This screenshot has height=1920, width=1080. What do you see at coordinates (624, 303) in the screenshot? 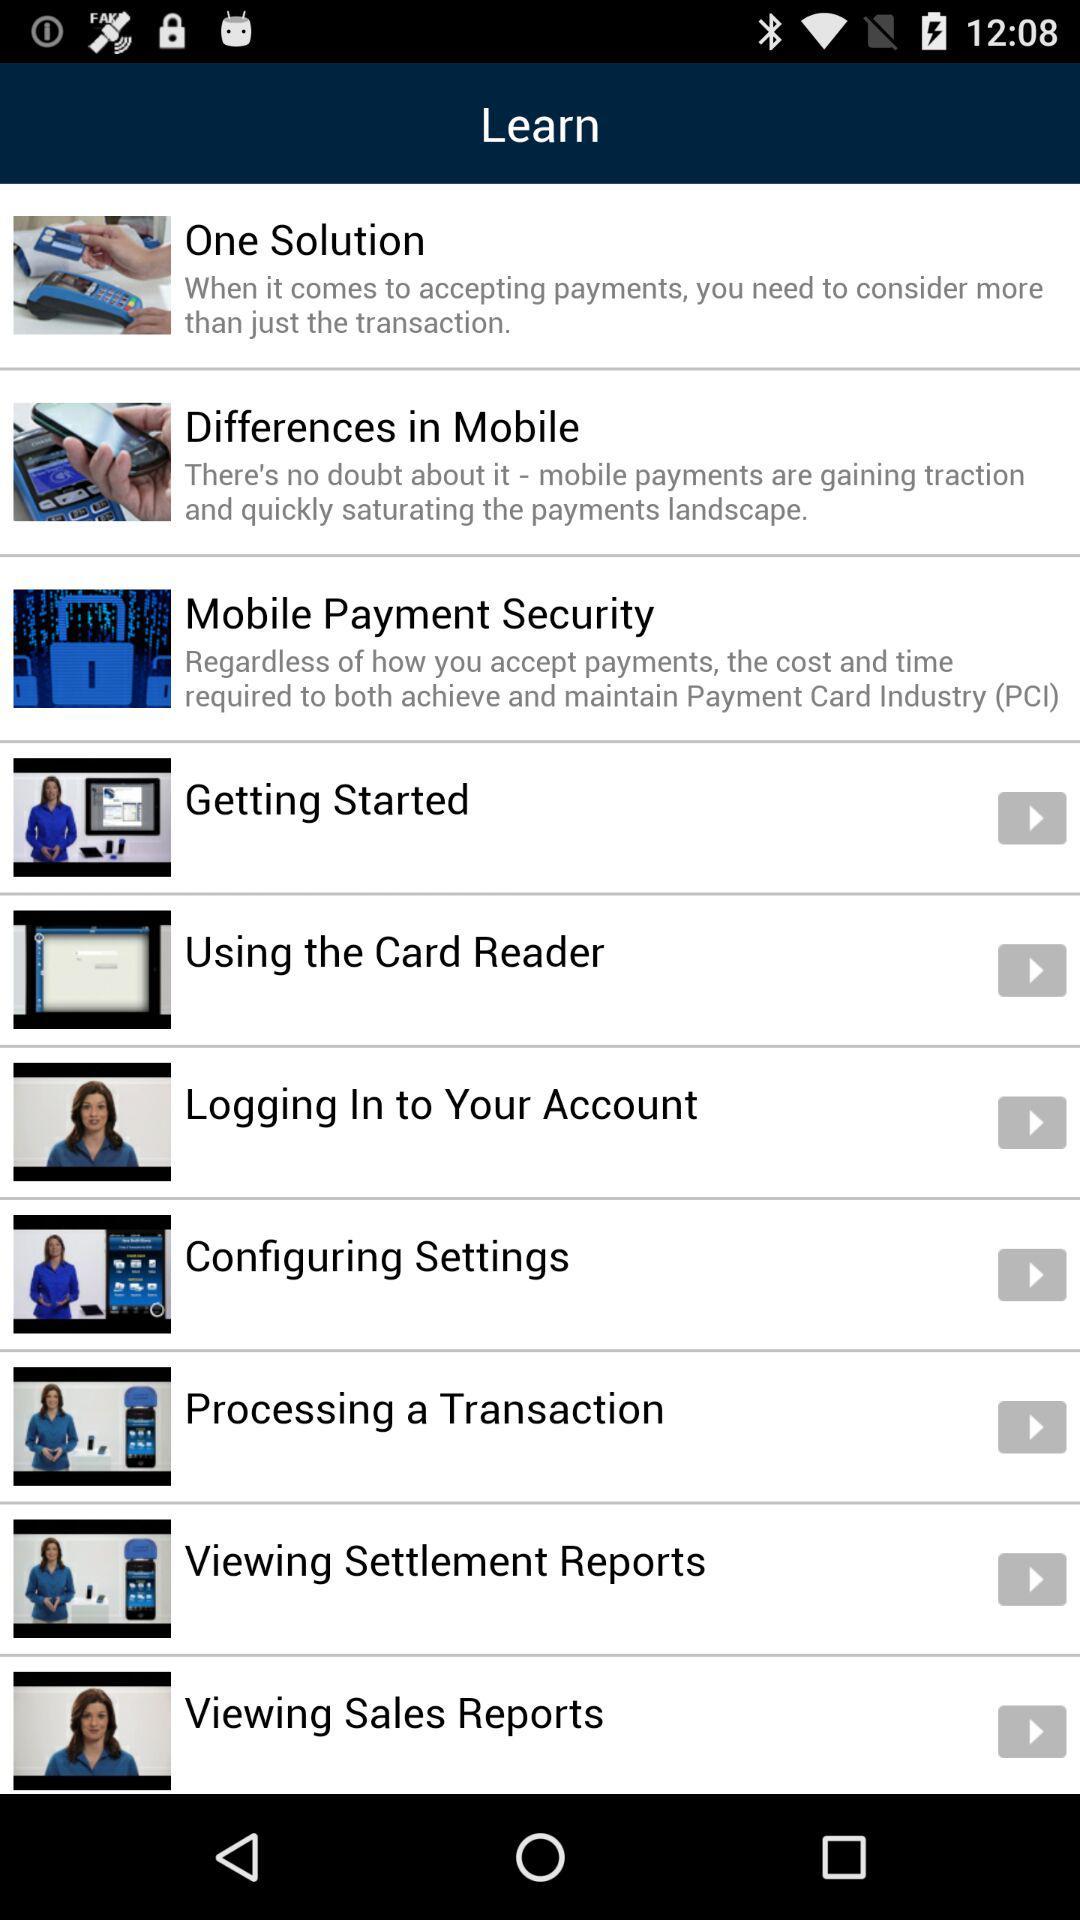
I see `the when it comes item` at bounding box center [624, 303].